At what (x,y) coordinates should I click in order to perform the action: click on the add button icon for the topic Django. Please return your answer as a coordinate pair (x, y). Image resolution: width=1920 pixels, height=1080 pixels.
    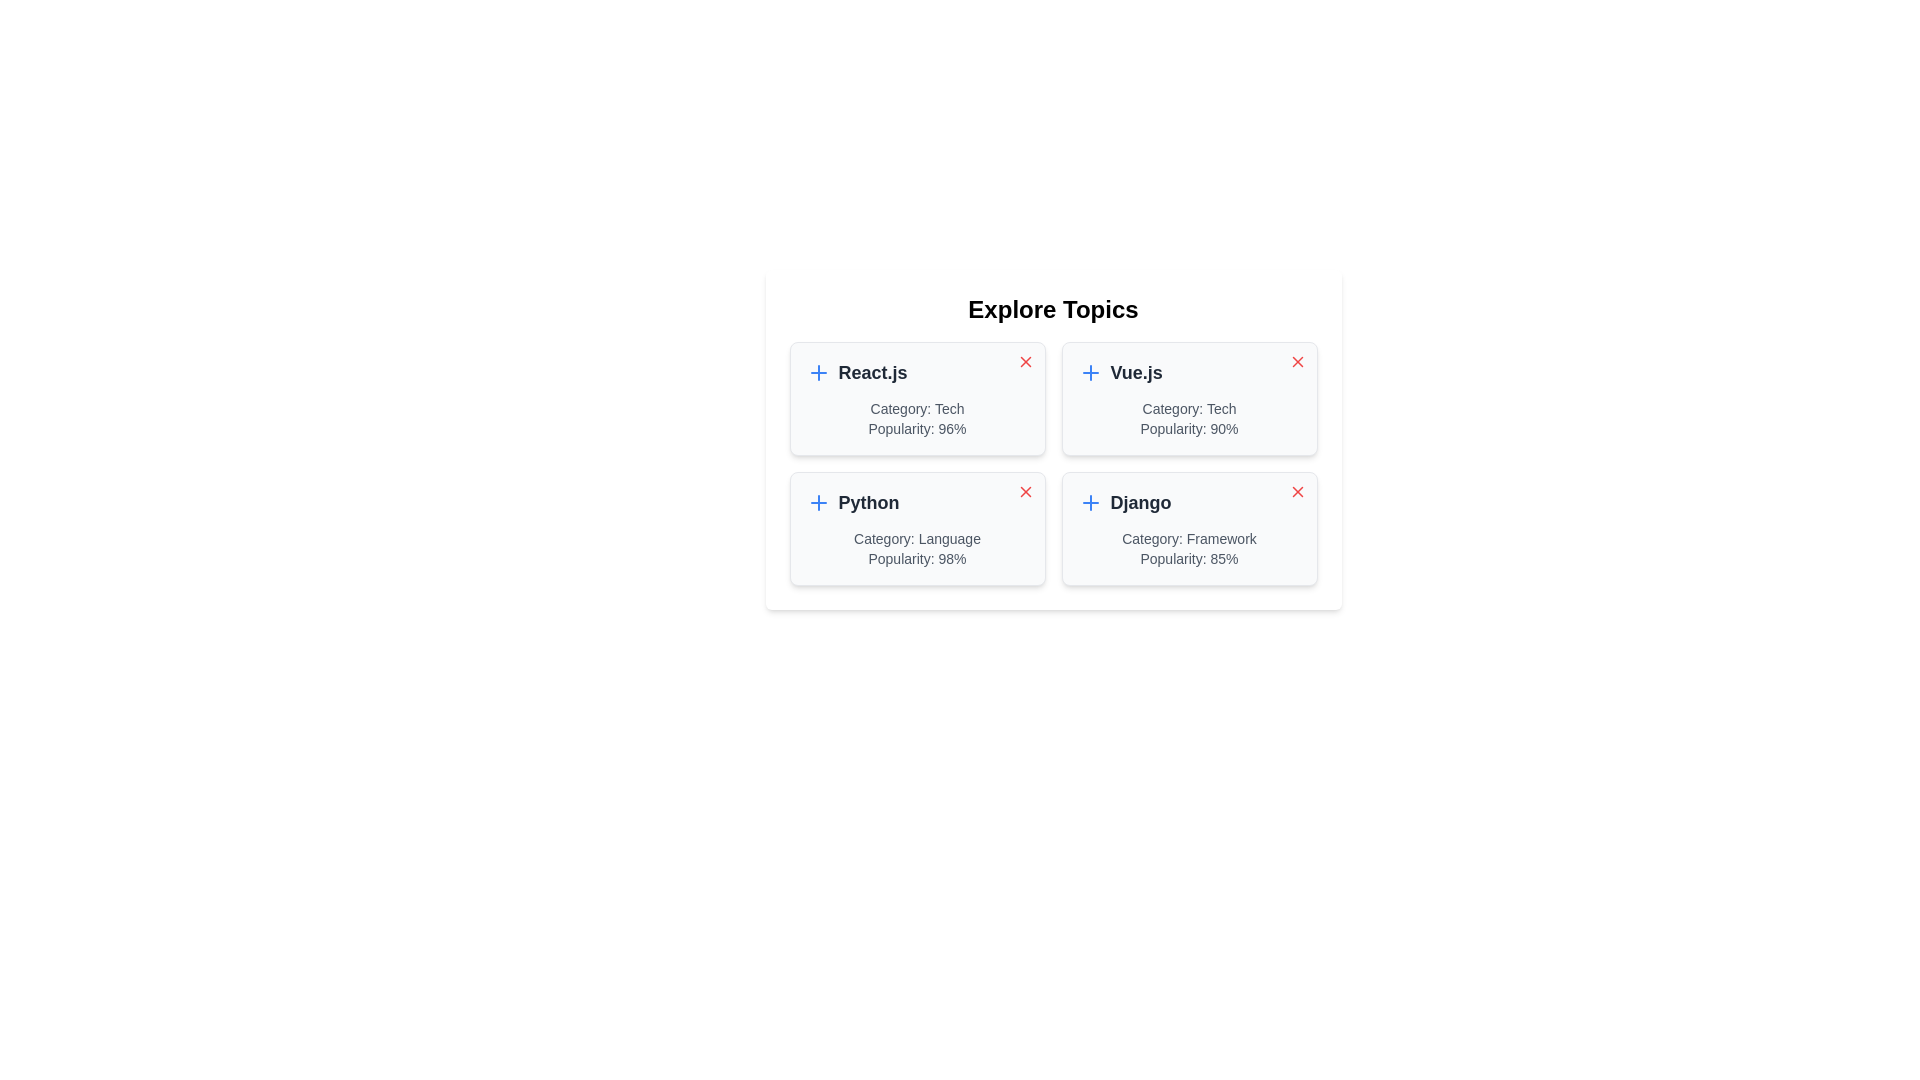
    Looking at the image, I should click on (1089, 501).